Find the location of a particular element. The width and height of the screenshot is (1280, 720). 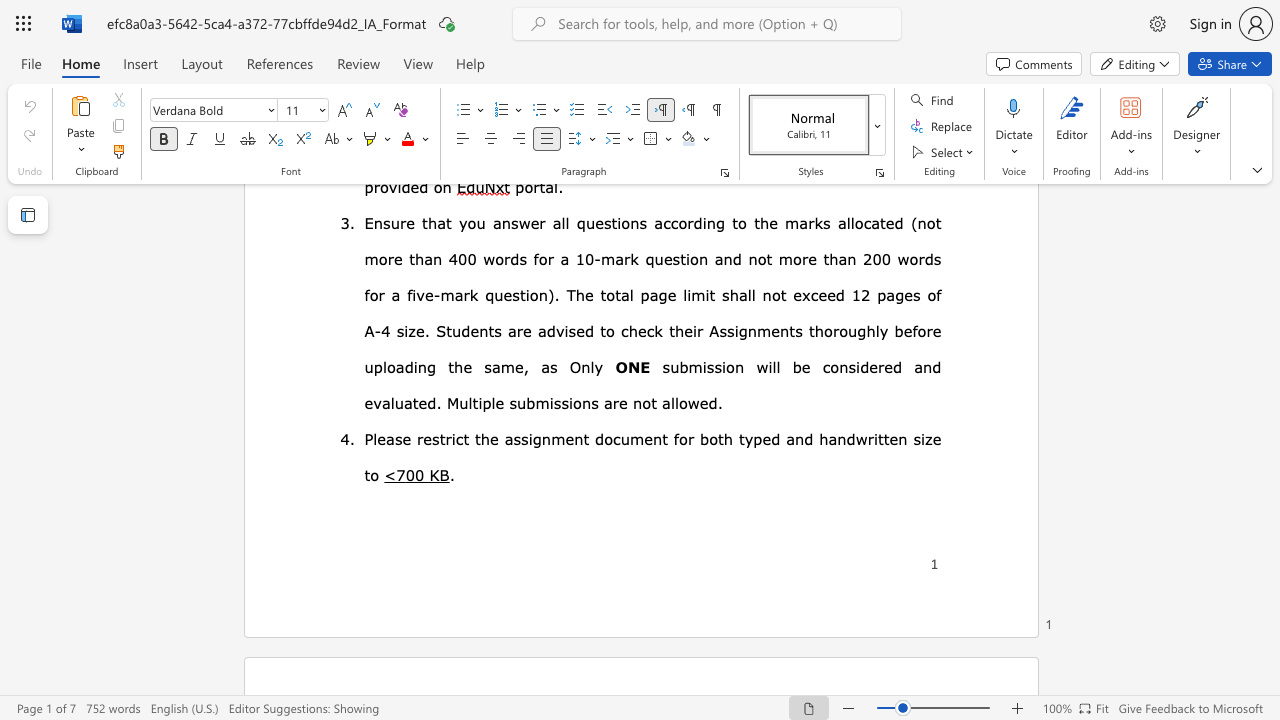

the subset text "restrict the assign" within the text "Please restrict the assignment document" is located at coordinates (416, 437).